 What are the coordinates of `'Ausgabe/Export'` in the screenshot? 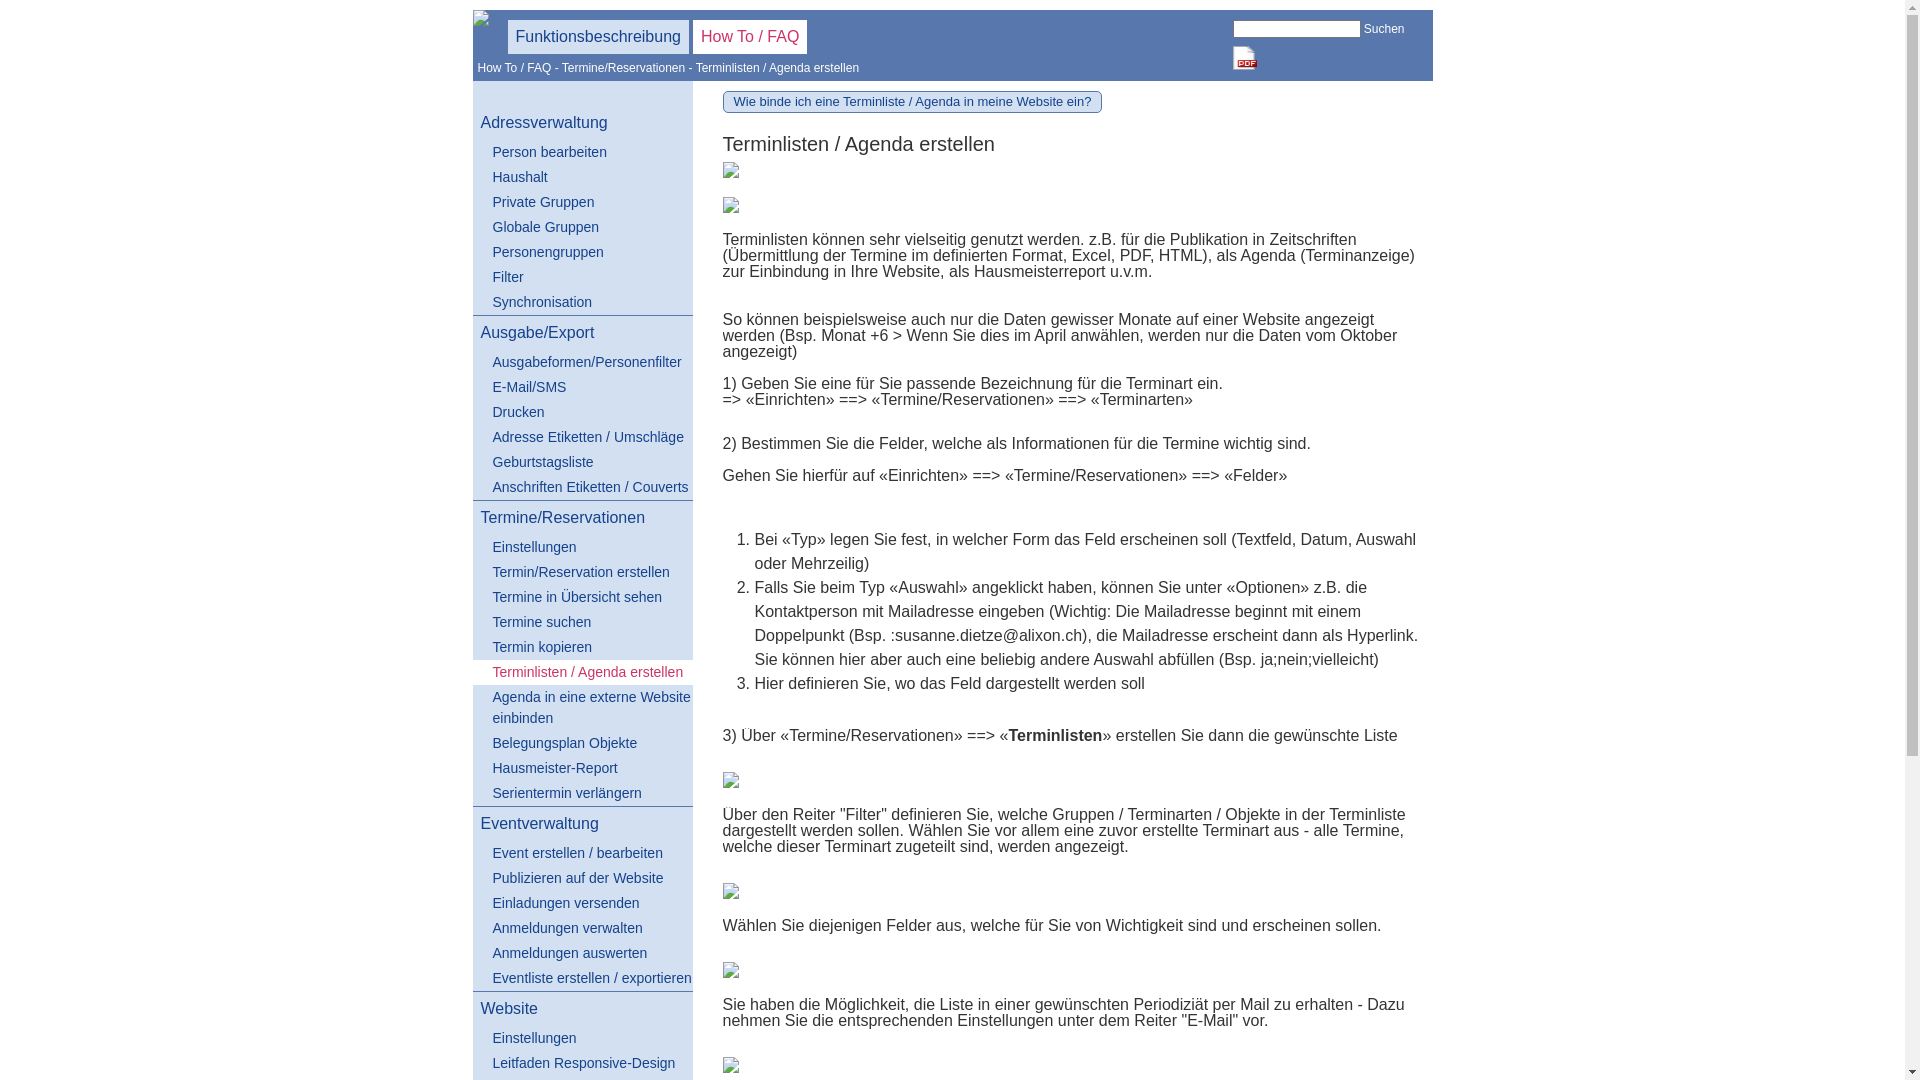 It's located at (580, 331).